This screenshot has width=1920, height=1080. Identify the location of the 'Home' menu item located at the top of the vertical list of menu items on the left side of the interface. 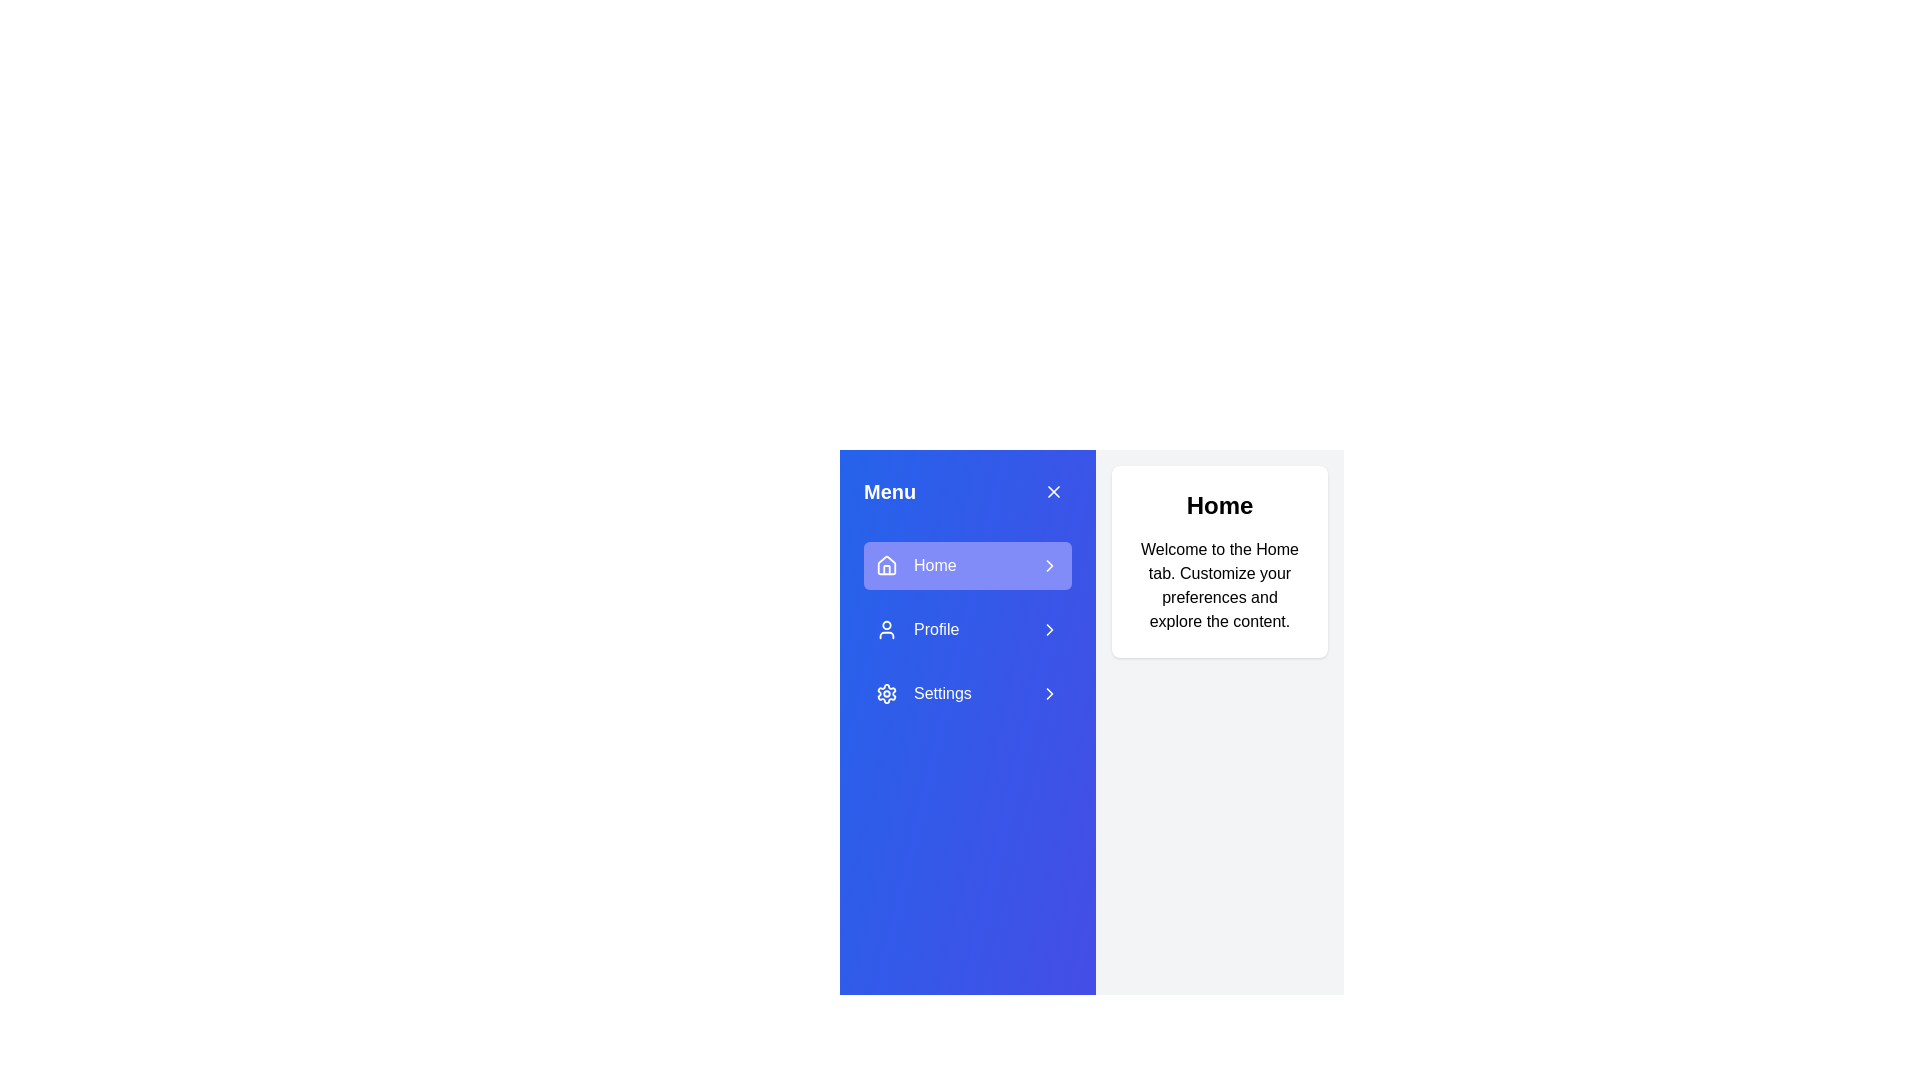
(968, 566).